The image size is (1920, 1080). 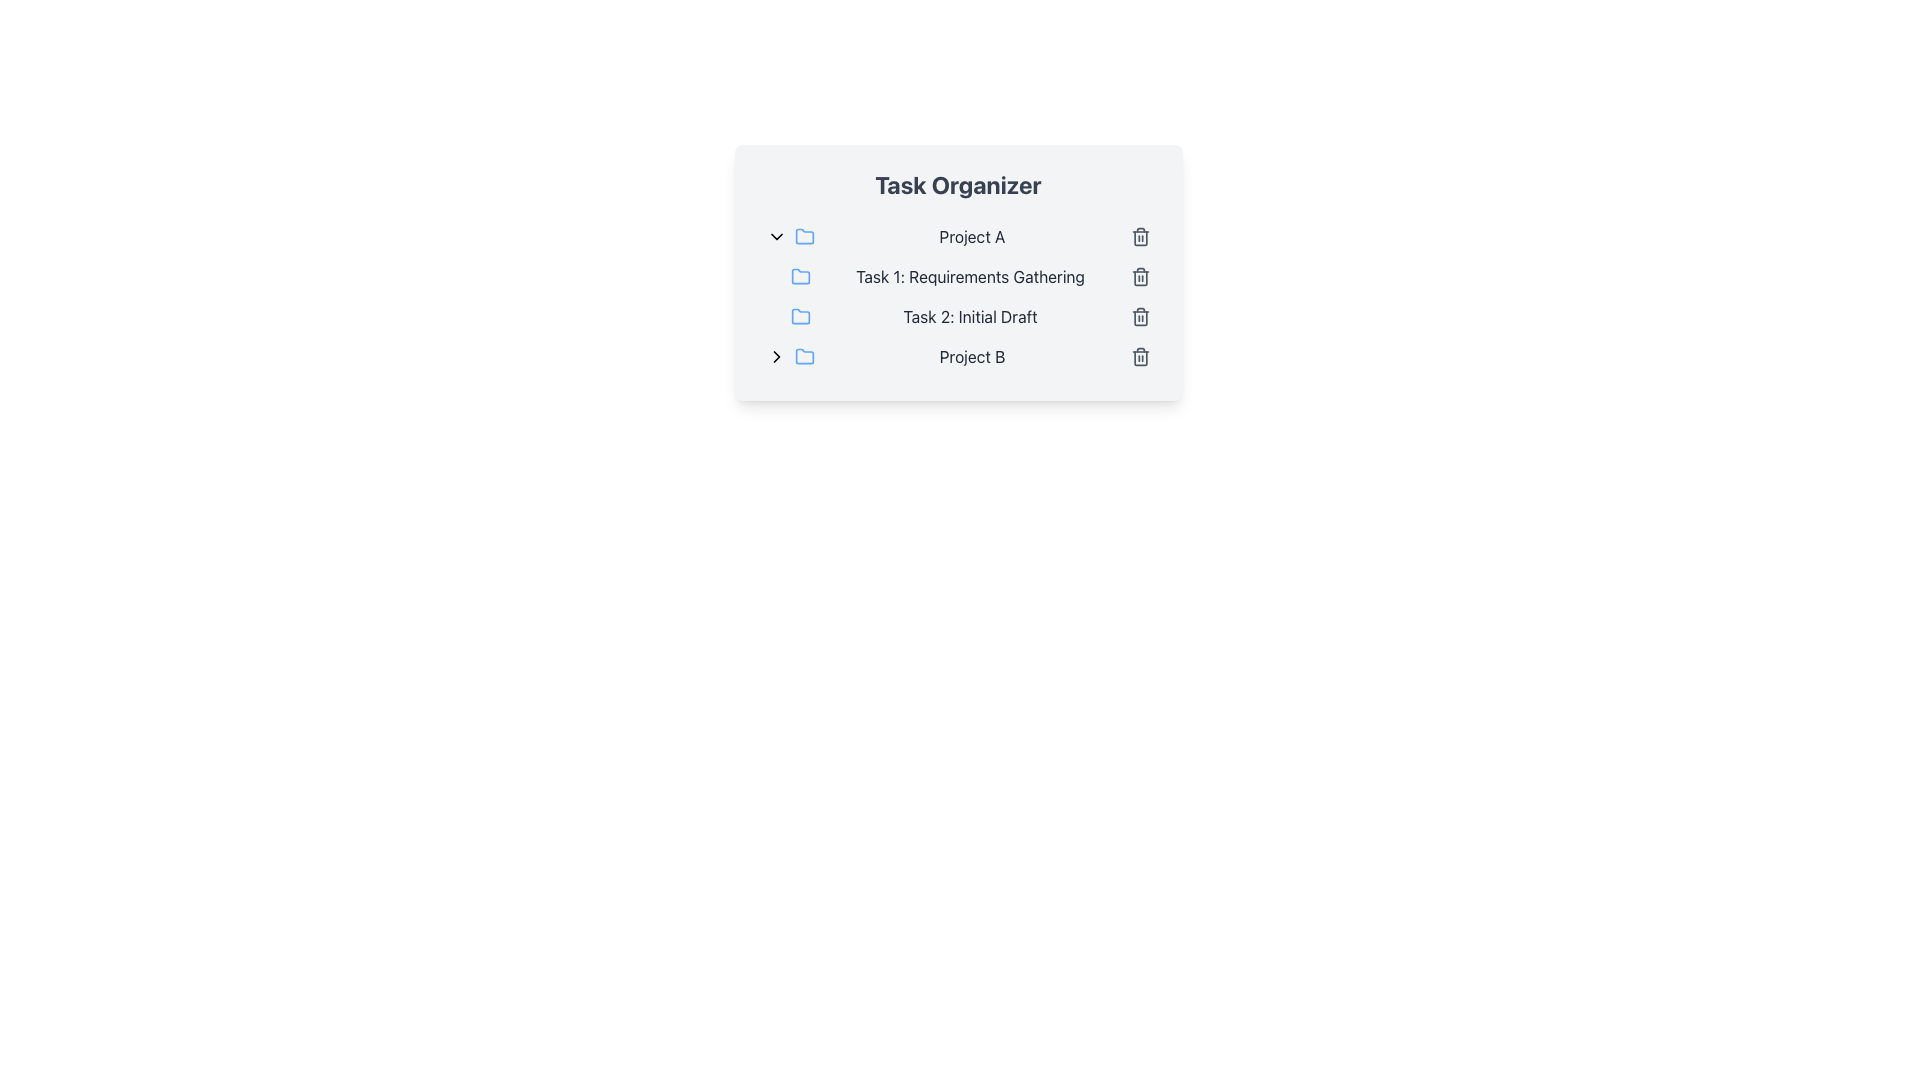 I want to click on the delete icon button located in the bottom right corner of the row for 'Project B', so click(x=1140, y=356).